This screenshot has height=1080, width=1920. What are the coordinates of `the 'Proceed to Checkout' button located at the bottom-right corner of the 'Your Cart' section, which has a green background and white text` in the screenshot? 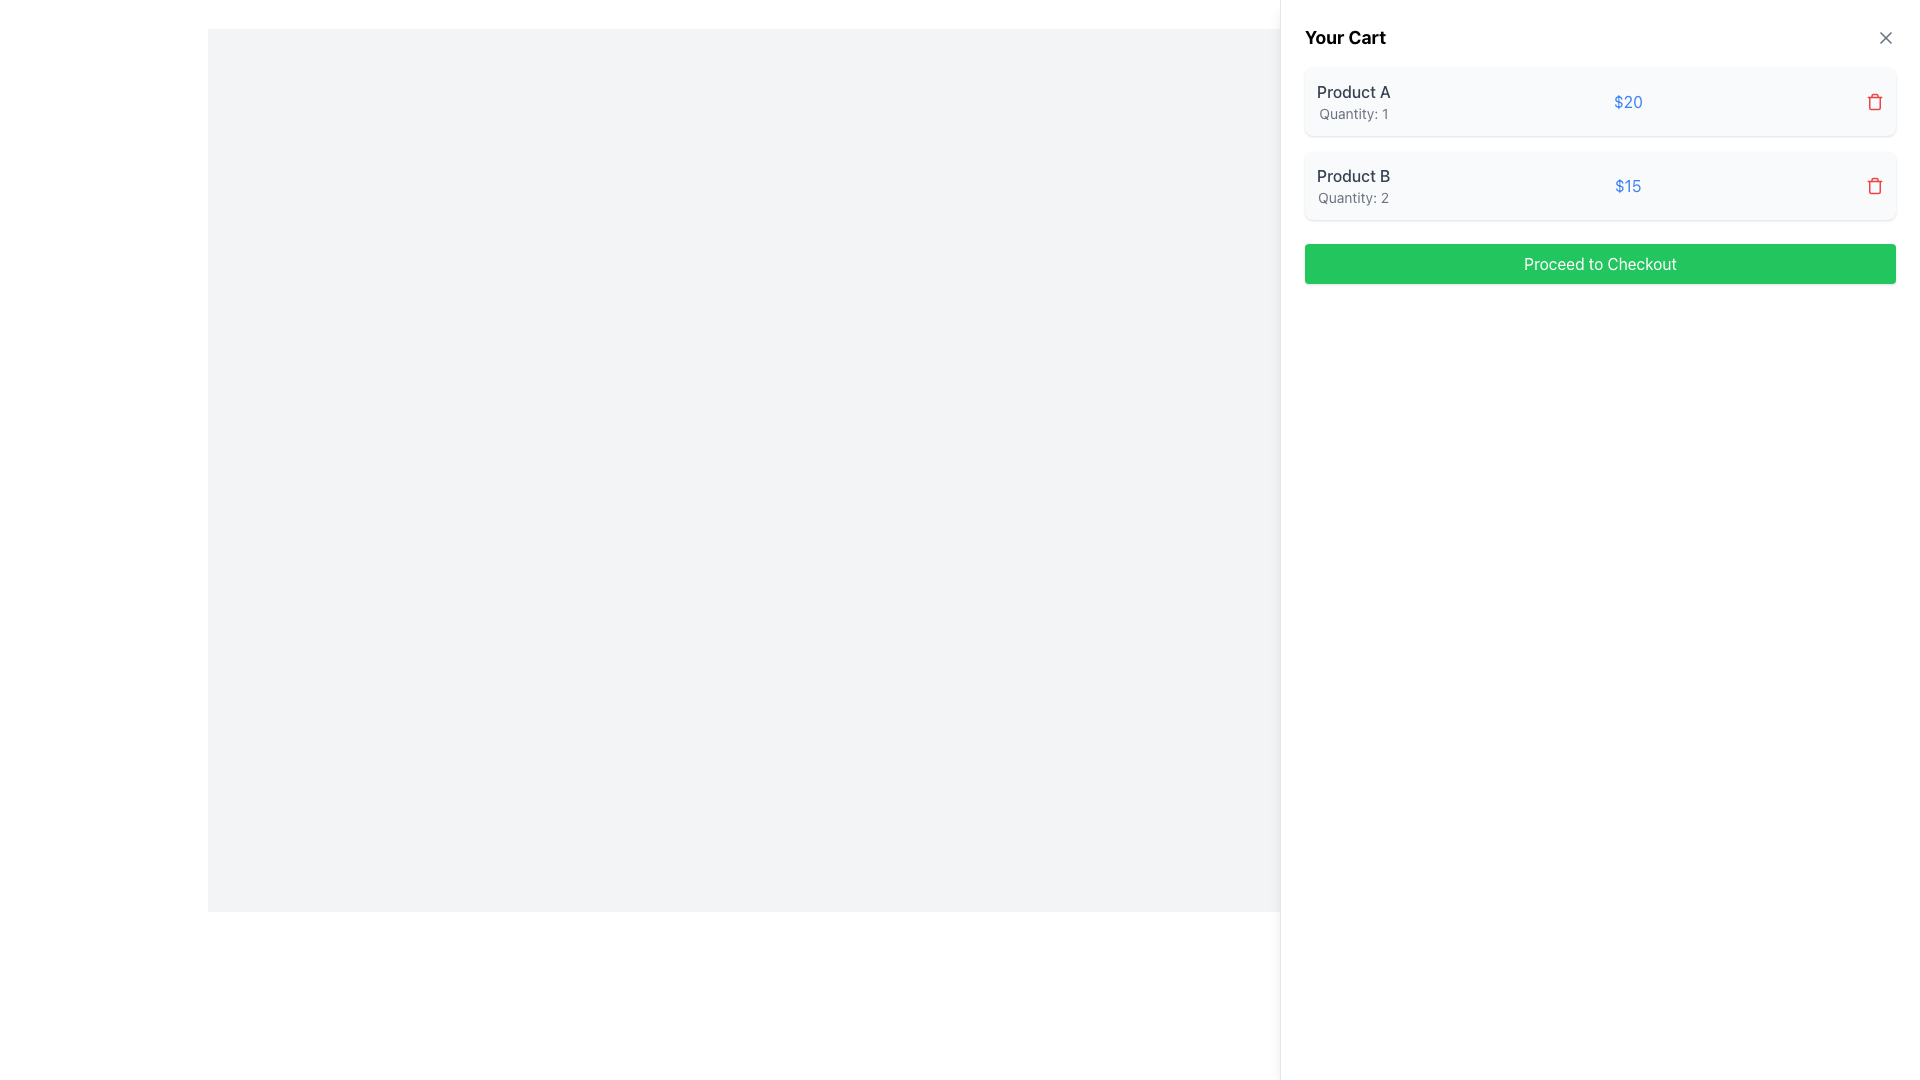 It's located at (1598, 262).